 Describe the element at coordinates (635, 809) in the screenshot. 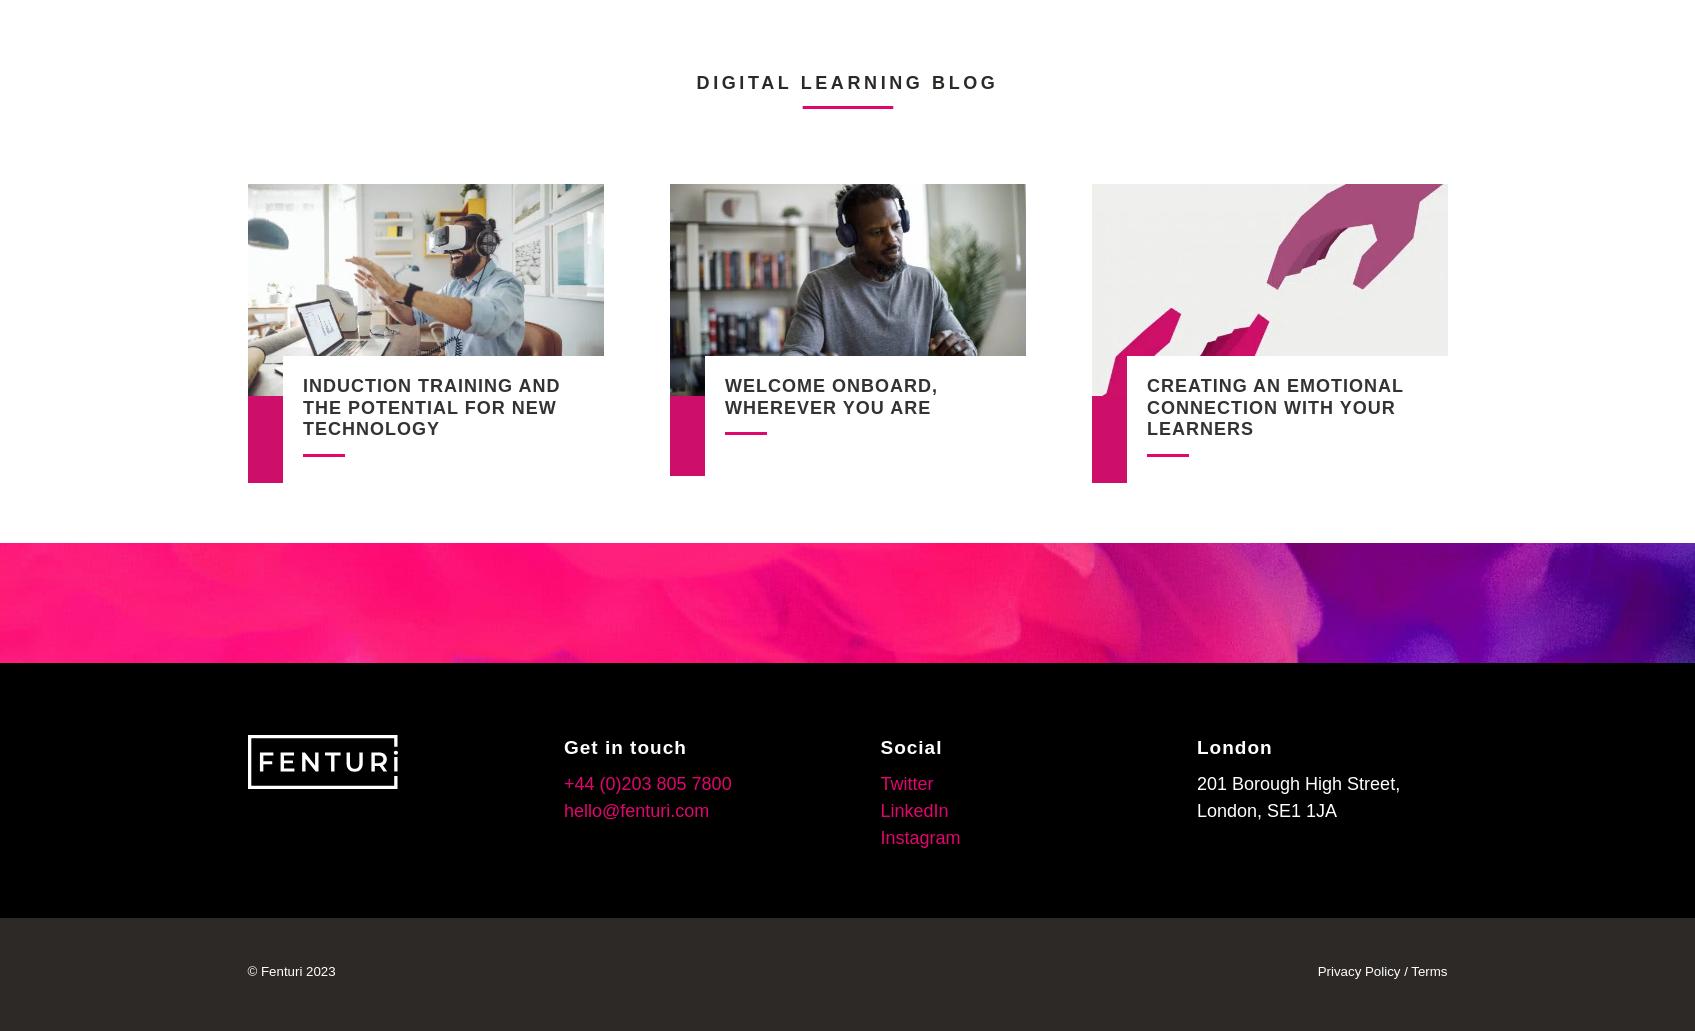

I see `'hello@fenturi.com'` at that location.